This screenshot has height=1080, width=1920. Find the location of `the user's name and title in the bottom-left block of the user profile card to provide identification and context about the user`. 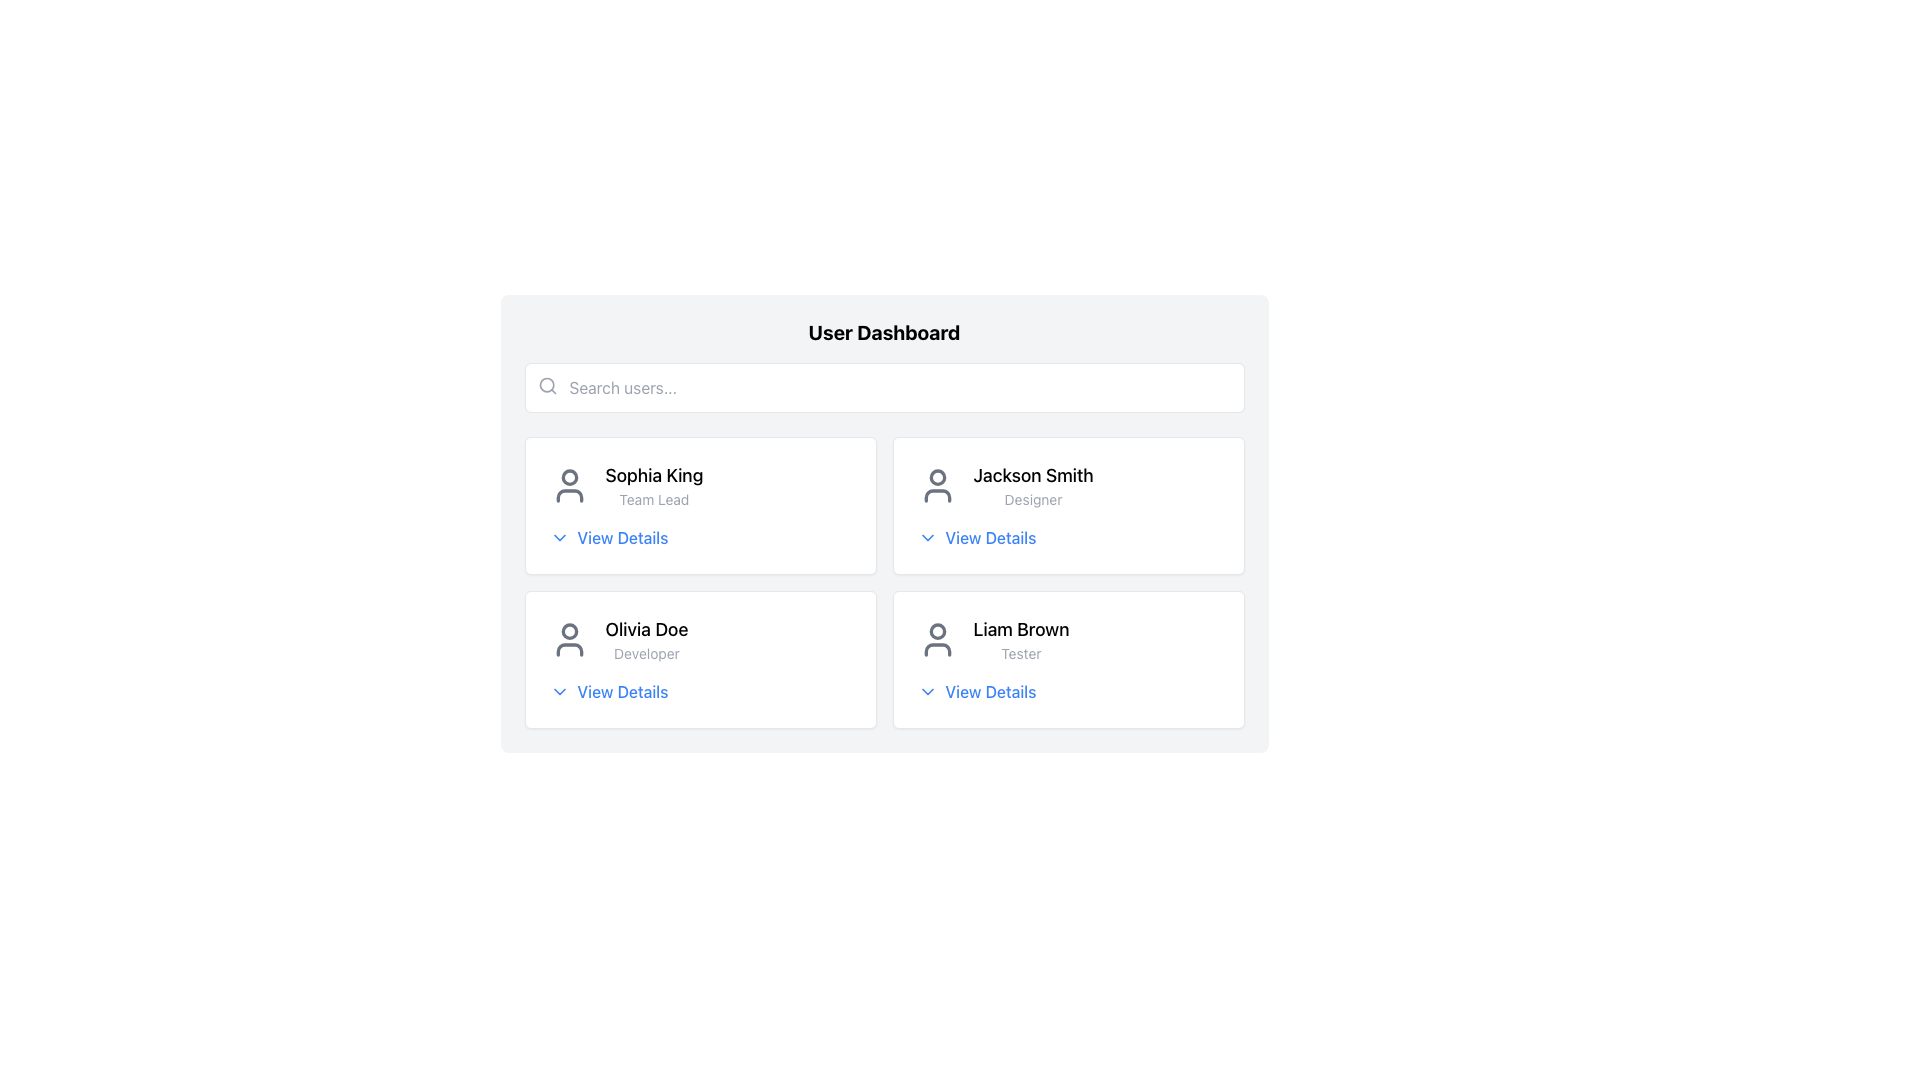

the user's name and title in the bottom-left block of the user profile card to provide identification and context about the user is located at coordinates (700, 640).